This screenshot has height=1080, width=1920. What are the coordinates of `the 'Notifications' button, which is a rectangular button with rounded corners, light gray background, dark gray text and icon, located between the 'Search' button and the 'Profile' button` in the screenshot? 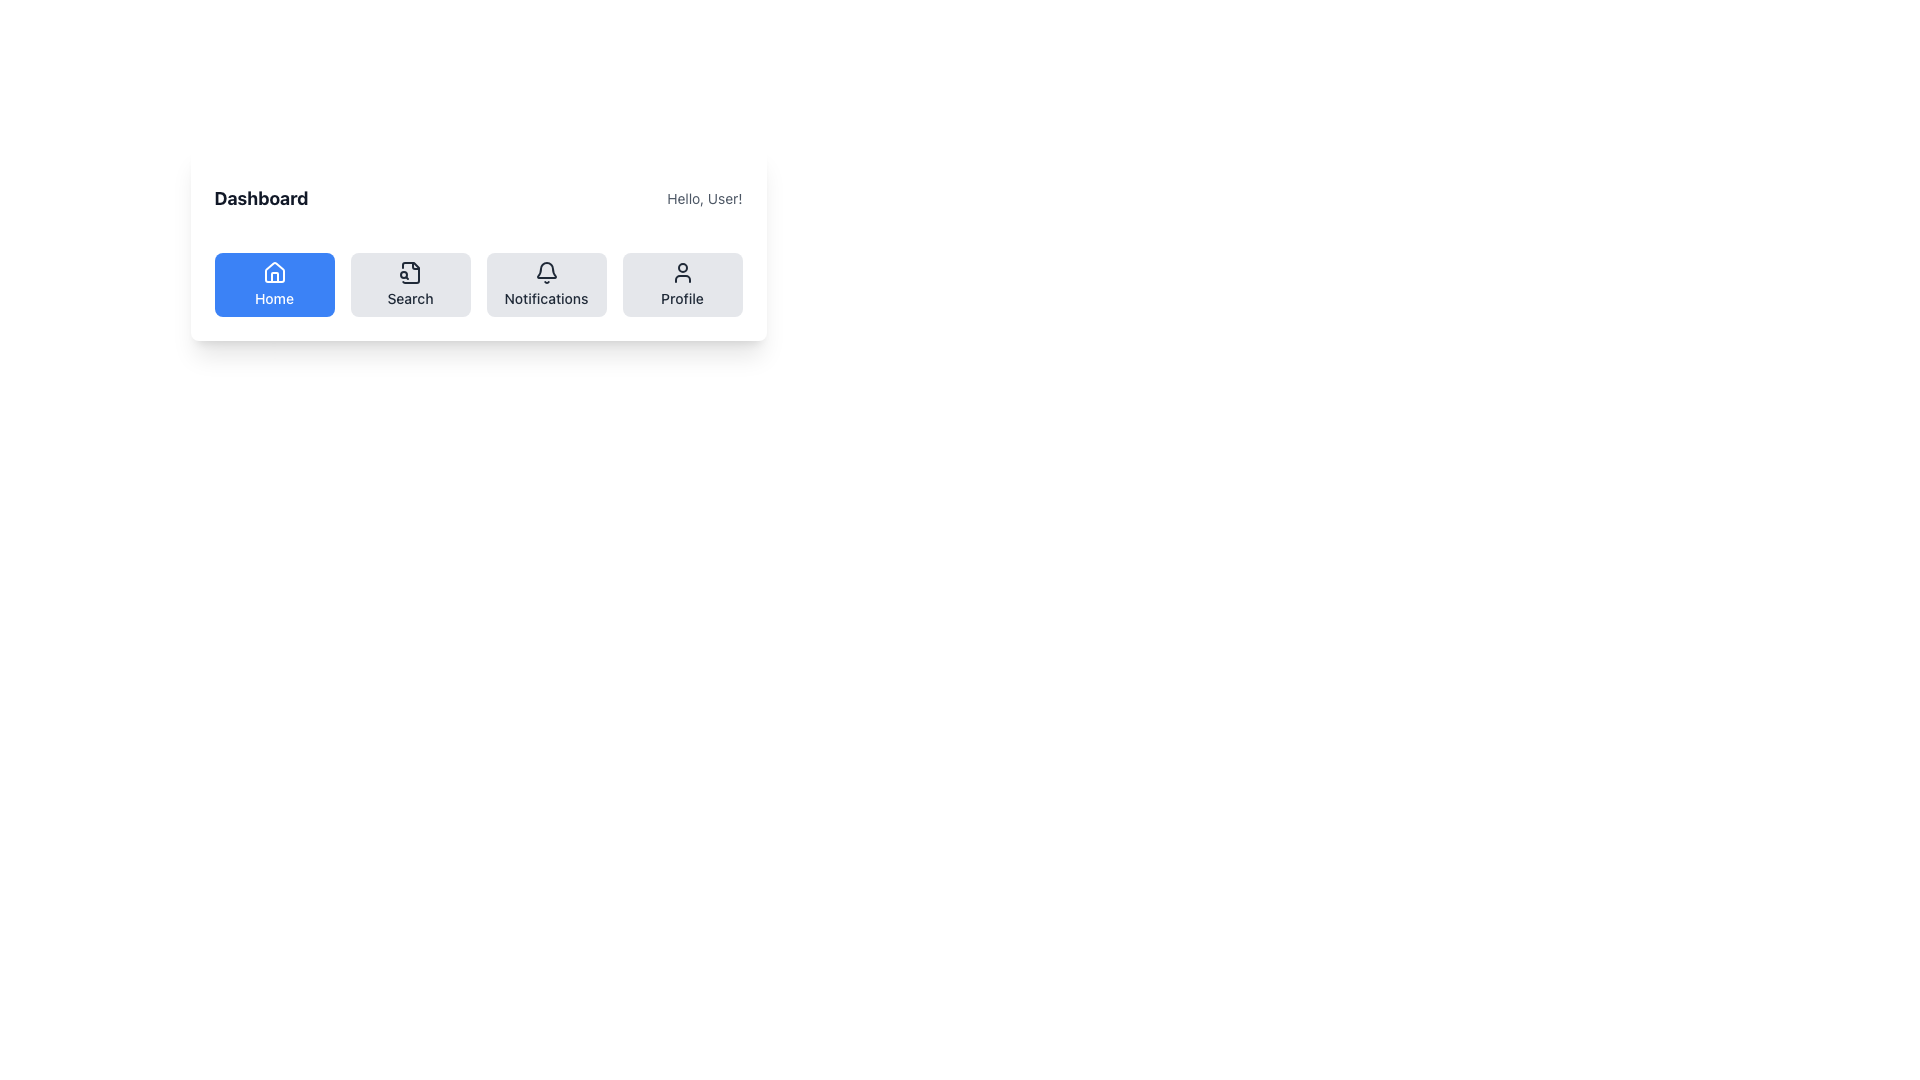 It's located at (546, 285).